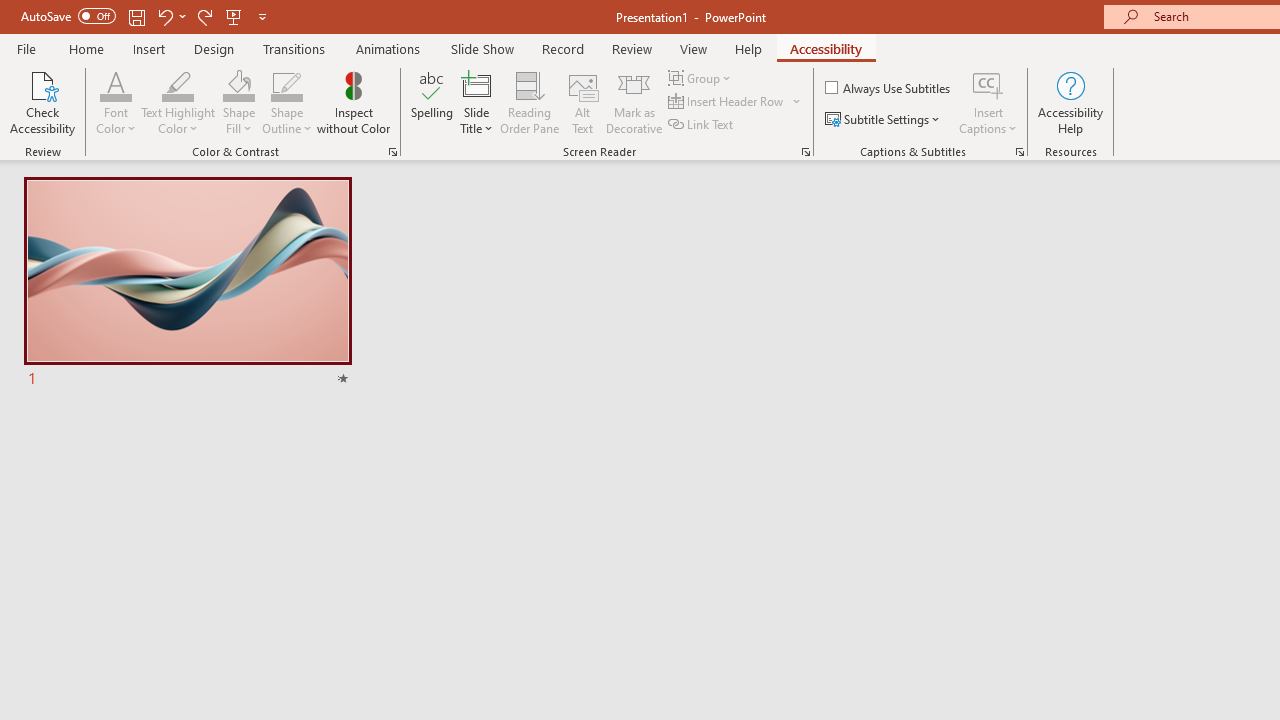  What do you see at coordinates (392, 150) in the screenshot?
I see `'Color & Contrast'` at bounding box center [392, 150].